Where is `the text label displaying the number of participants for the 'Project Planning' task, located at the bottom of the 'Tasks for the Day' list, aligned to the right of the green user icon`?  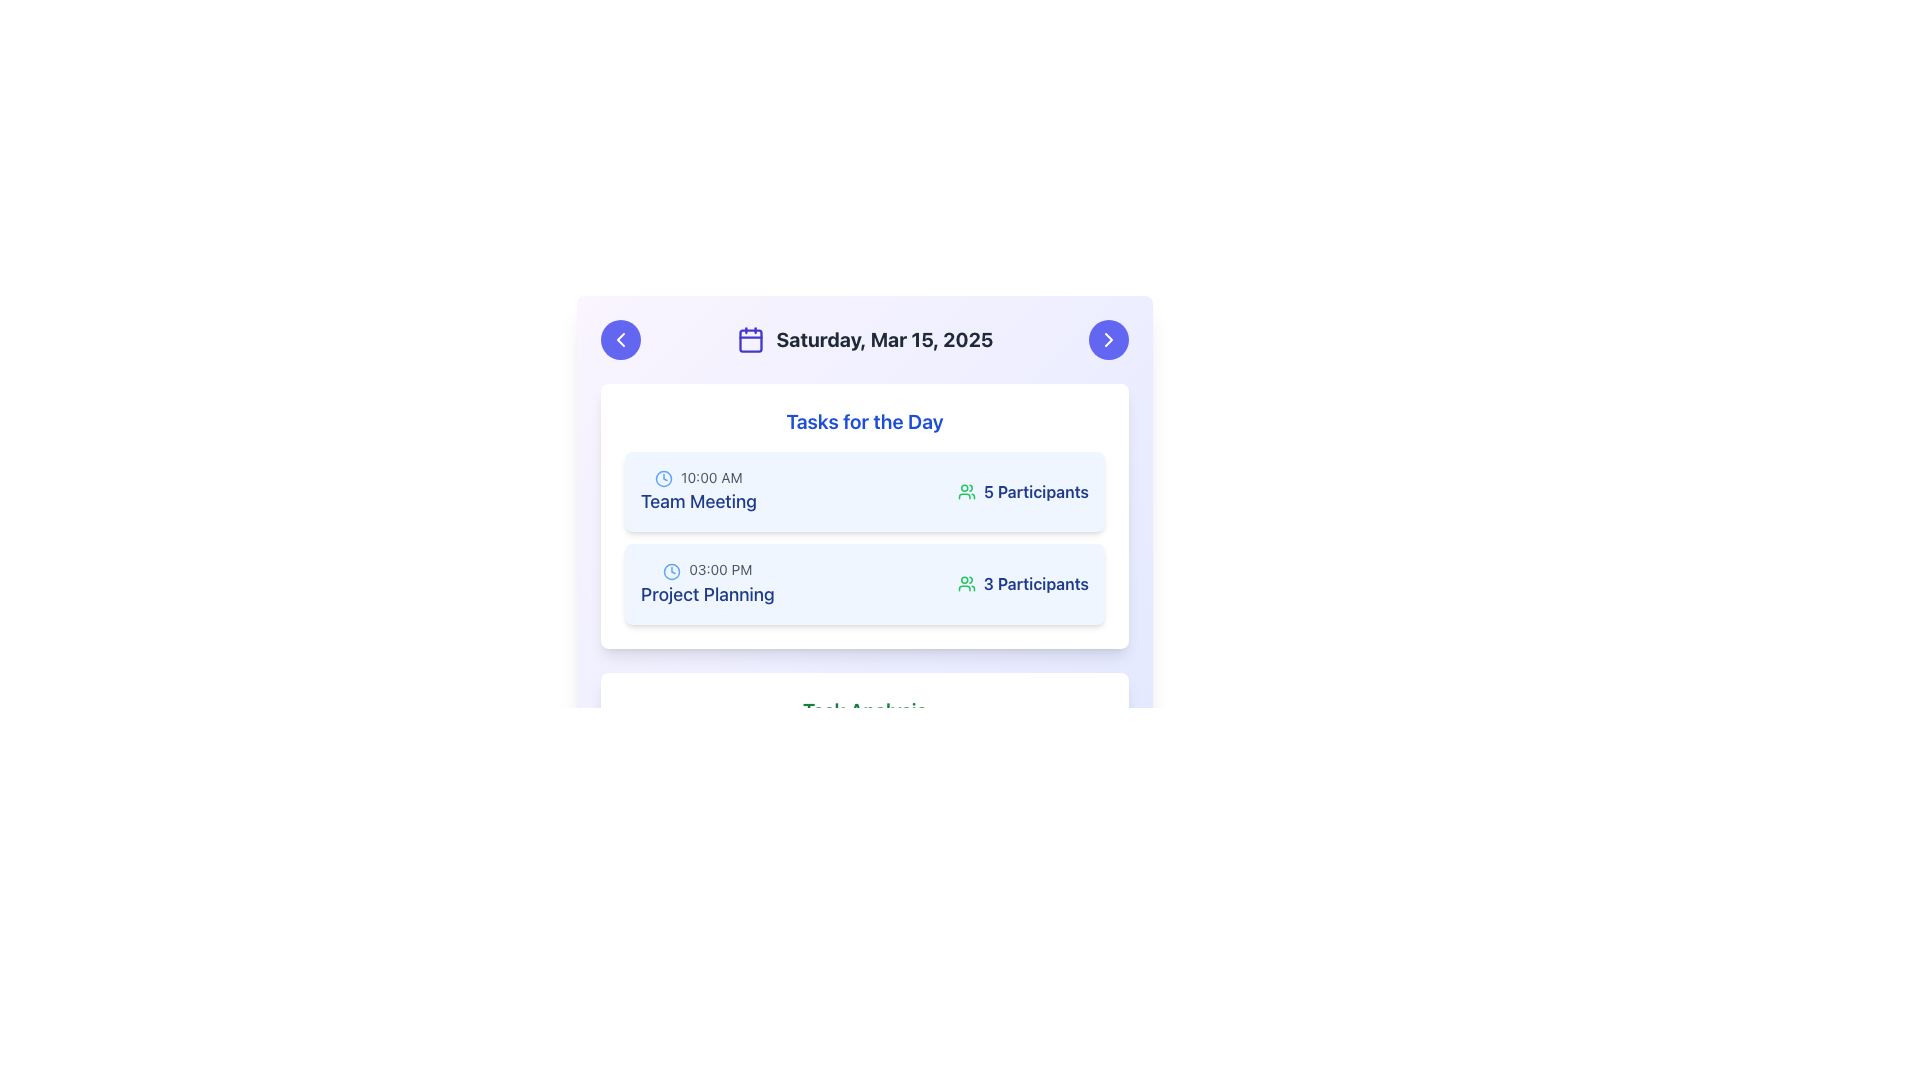
the text label displaying the number of participants for the 'Project Planning' task, located at the bottom of the 'Tasks for the Day' list, aligned to the right of the green user icon is located at coordinates (1036, 584).